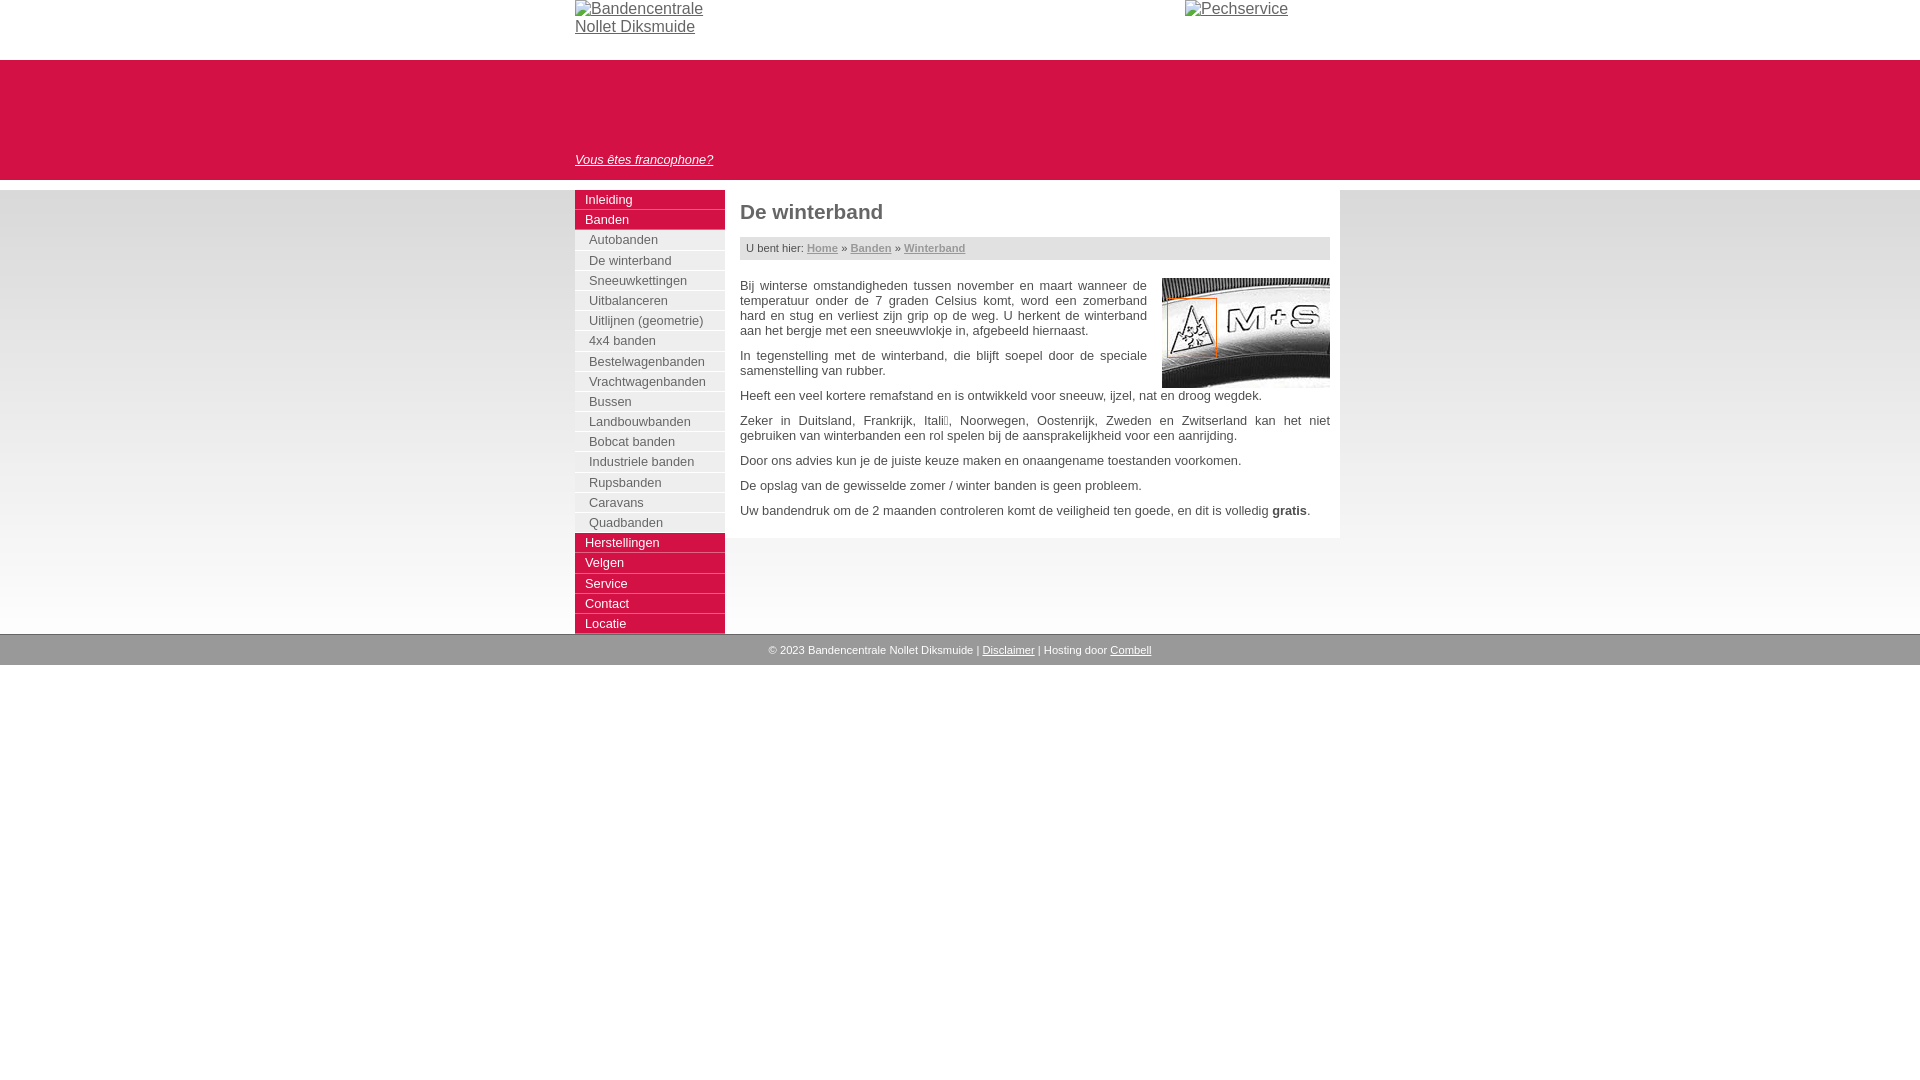  Describe the element at coordinates (652, 281) in the screenshot. I see `'Sneeuwkettingen'` at that location.